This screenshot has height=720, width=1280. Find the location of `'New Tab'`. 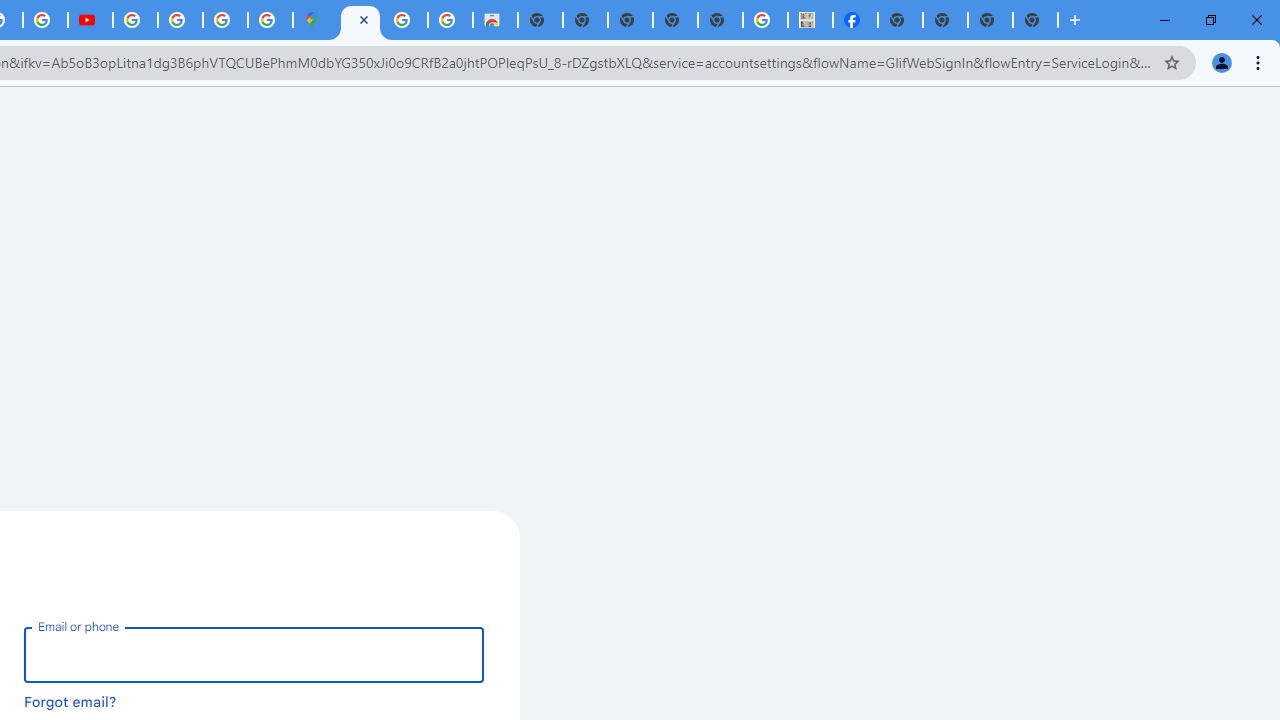

'New Tab' is located at coordinates (1035, 20).